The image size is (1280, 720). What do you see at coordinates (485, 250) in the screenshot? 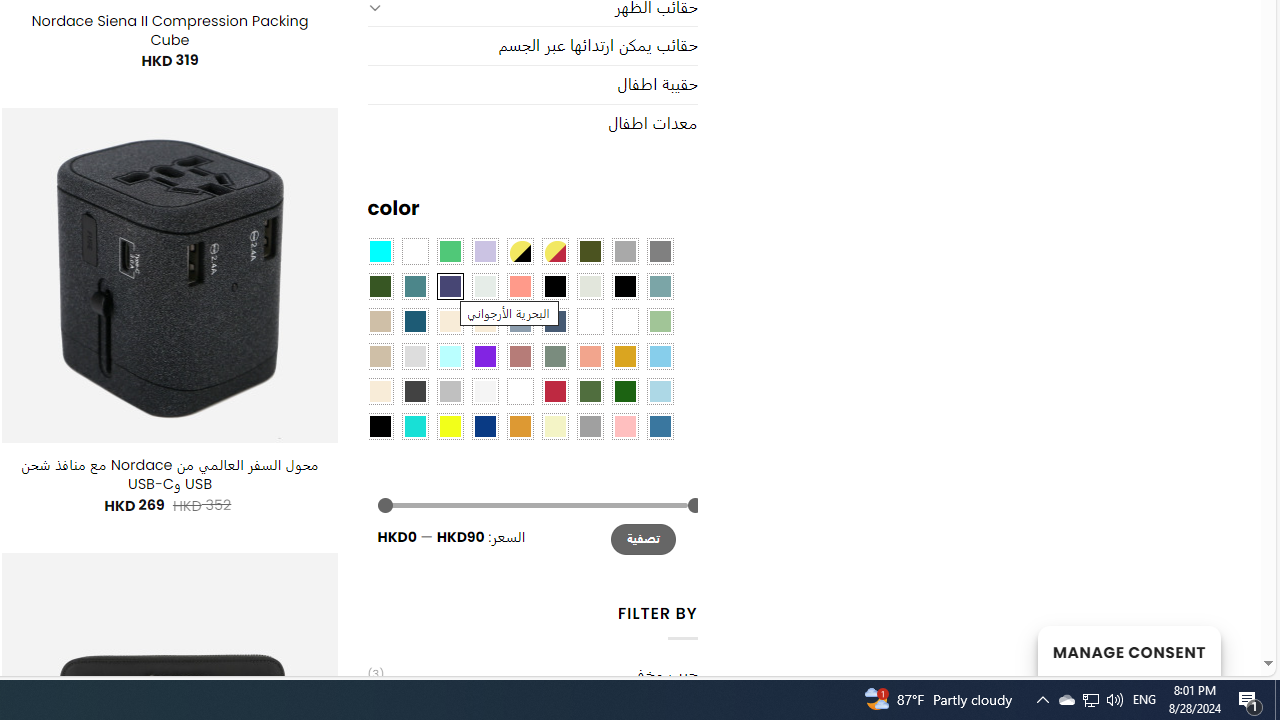
I see `'Light Purple'` at bounding box center [485, 250].